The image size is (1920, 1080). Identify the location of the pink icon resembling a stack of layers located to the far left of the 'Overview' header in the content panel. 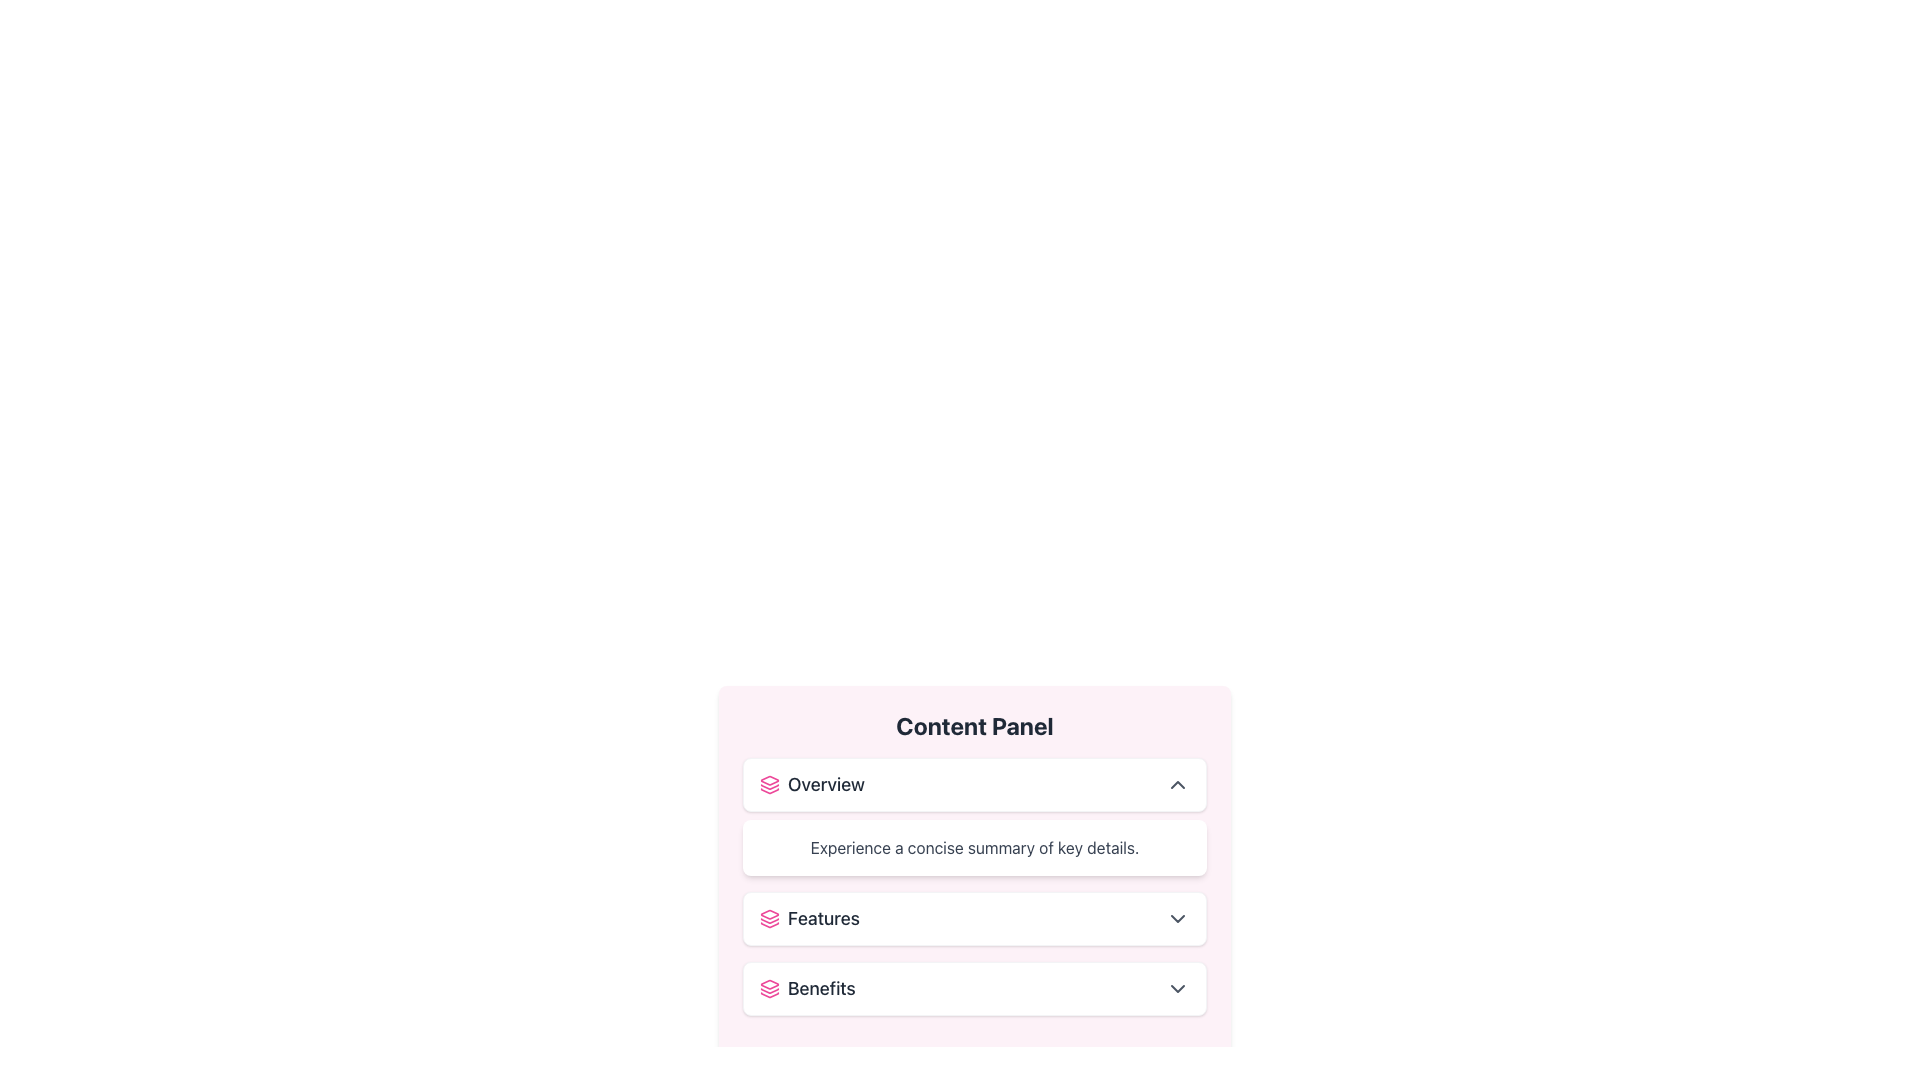
(768, 784).